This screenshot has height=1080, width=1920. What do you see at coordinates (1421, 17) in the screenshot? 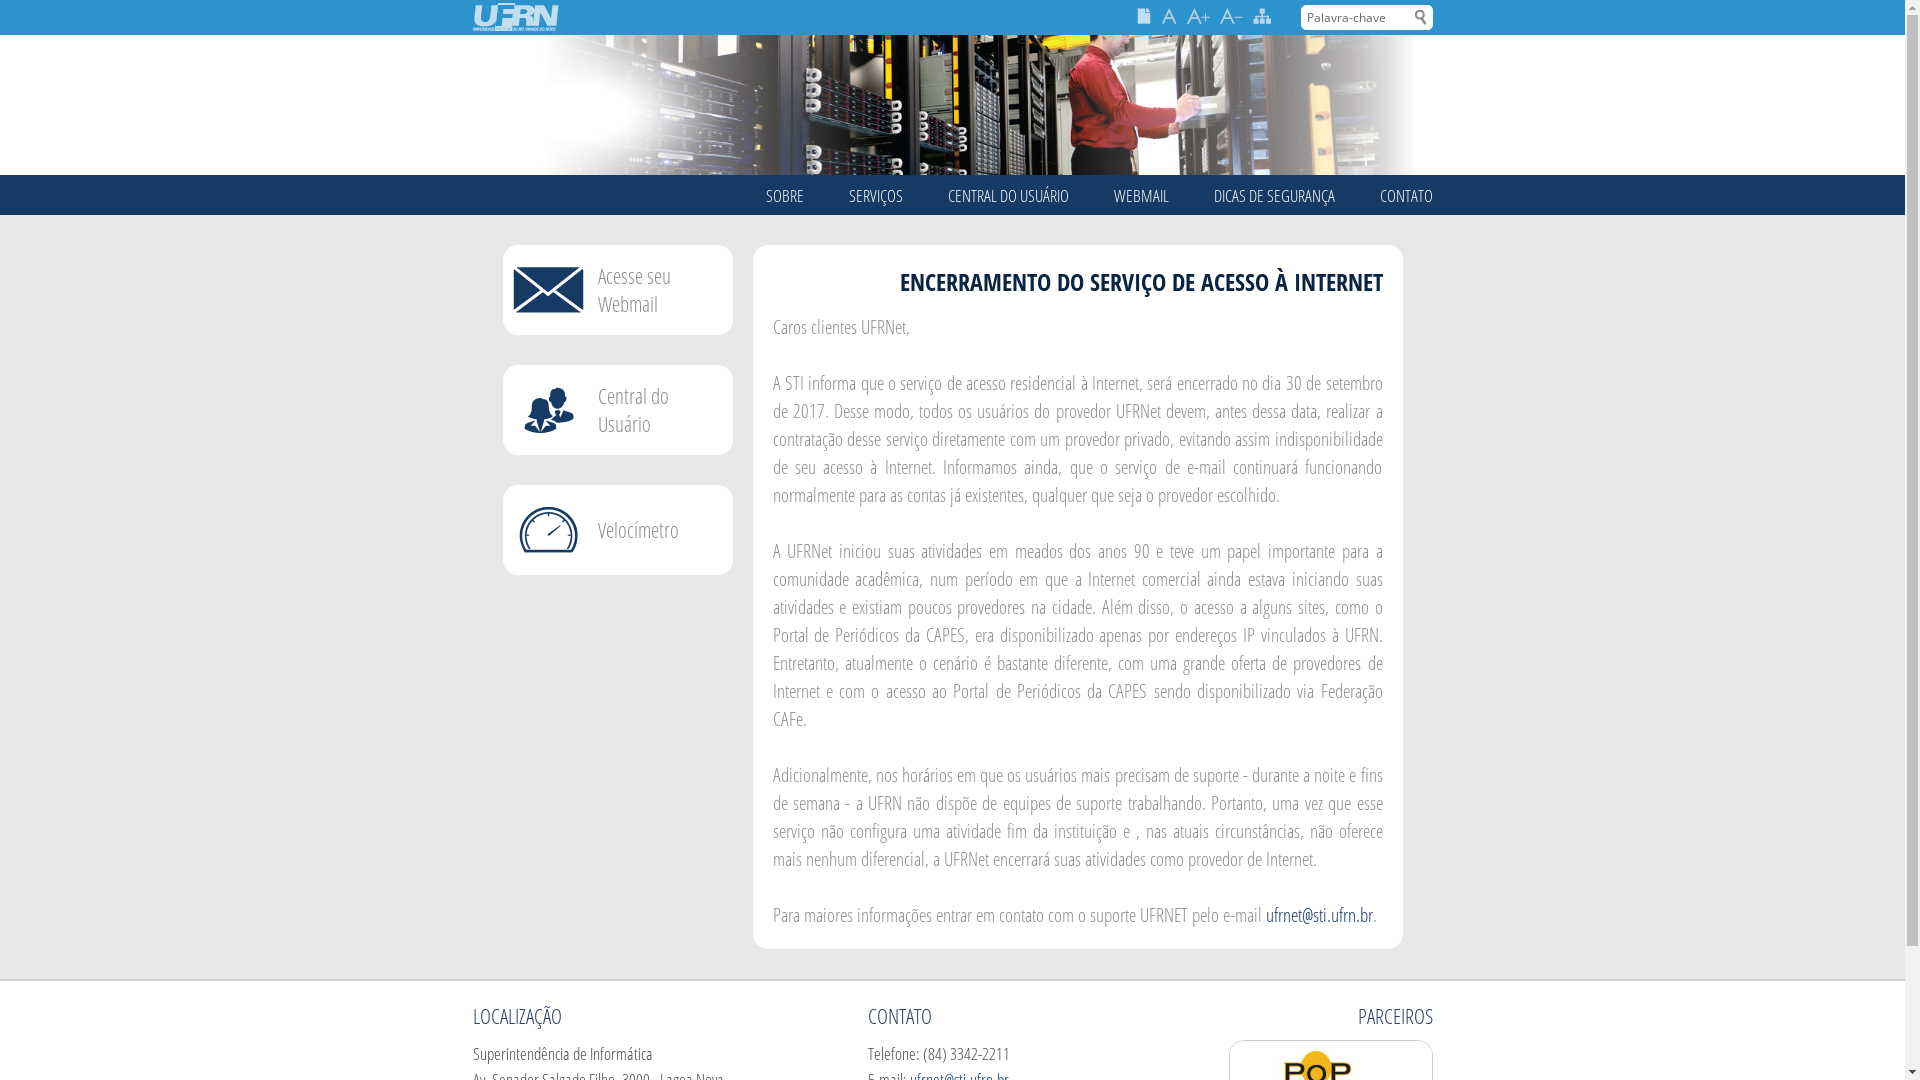
I see `'Buscar'` at bounding box center [1421, 17].